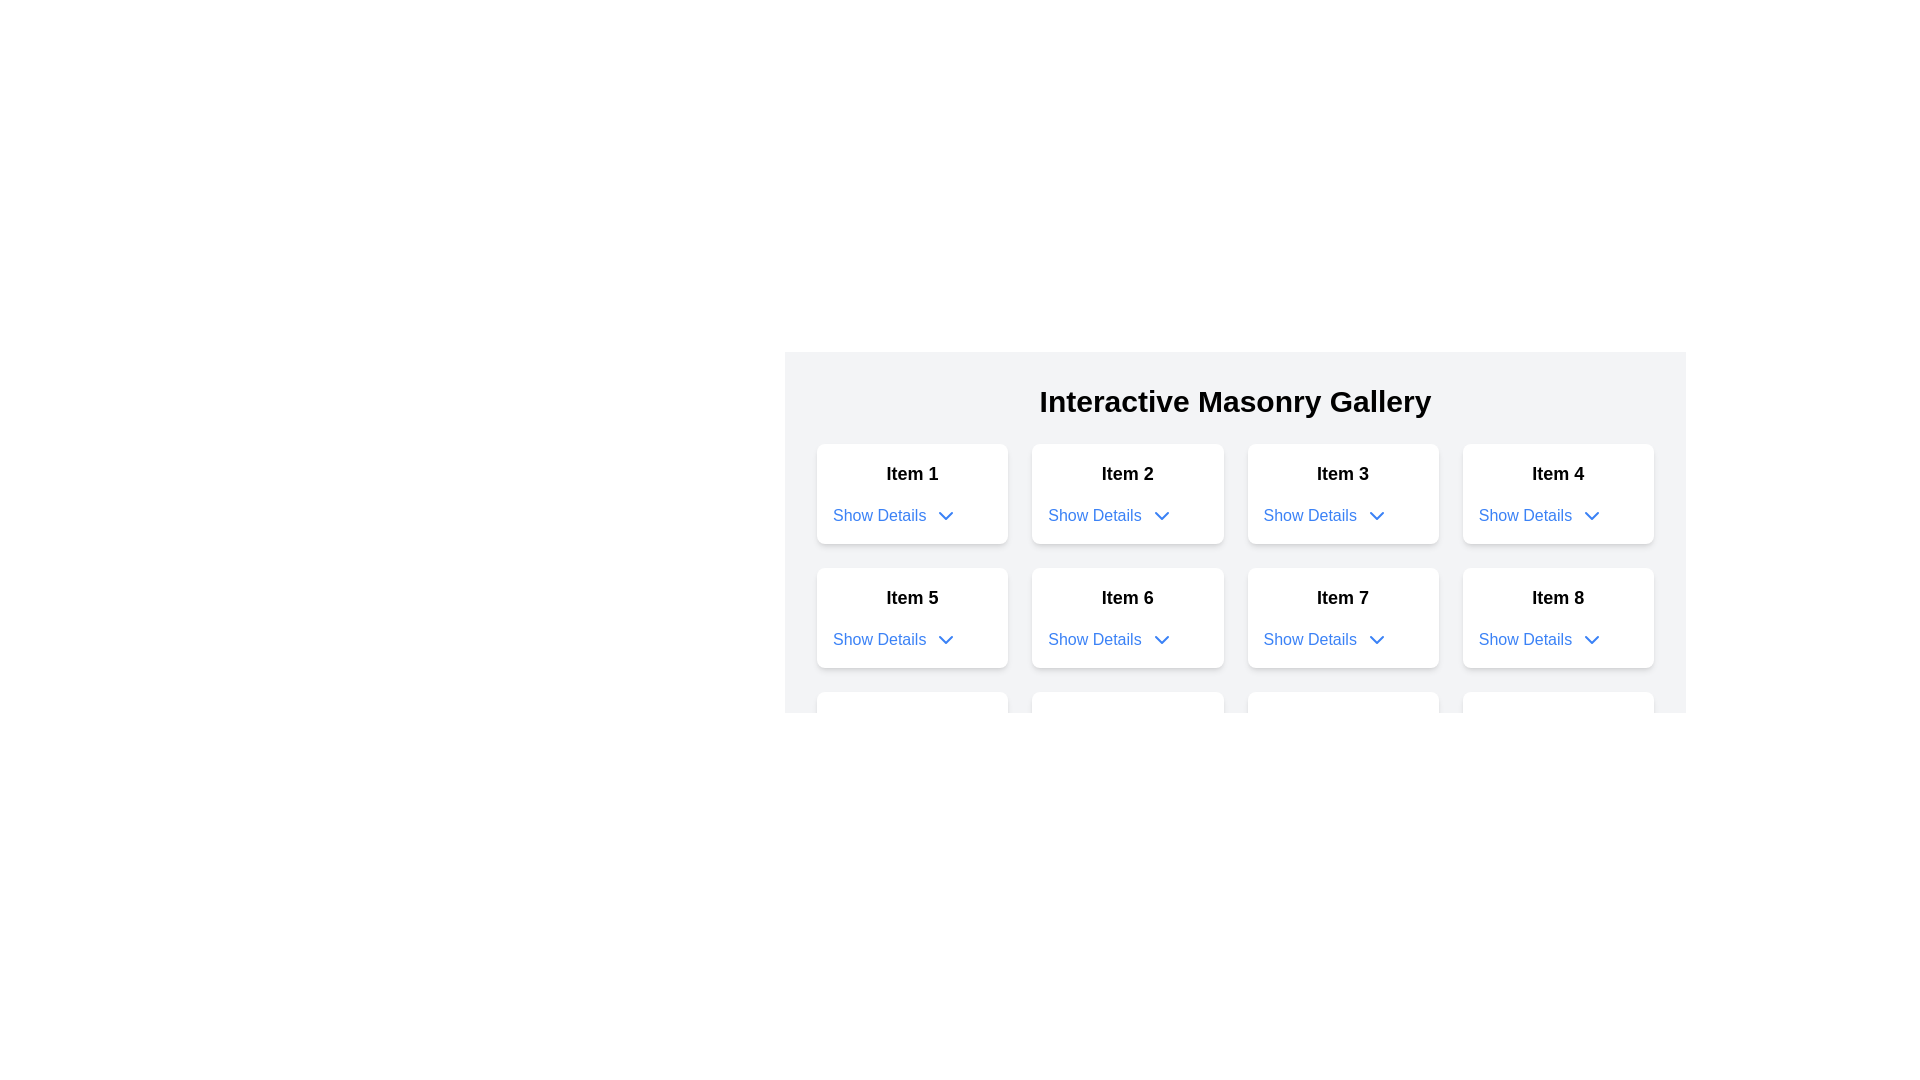 The width and height of the screenshot is (1920, 1080). Describe the element at coordinates (1161, 640) in the screenshot. I see `the downward-pointing chevron icon located to the right of the 'Show Details' text in the 'Item 6' tile` at that location.